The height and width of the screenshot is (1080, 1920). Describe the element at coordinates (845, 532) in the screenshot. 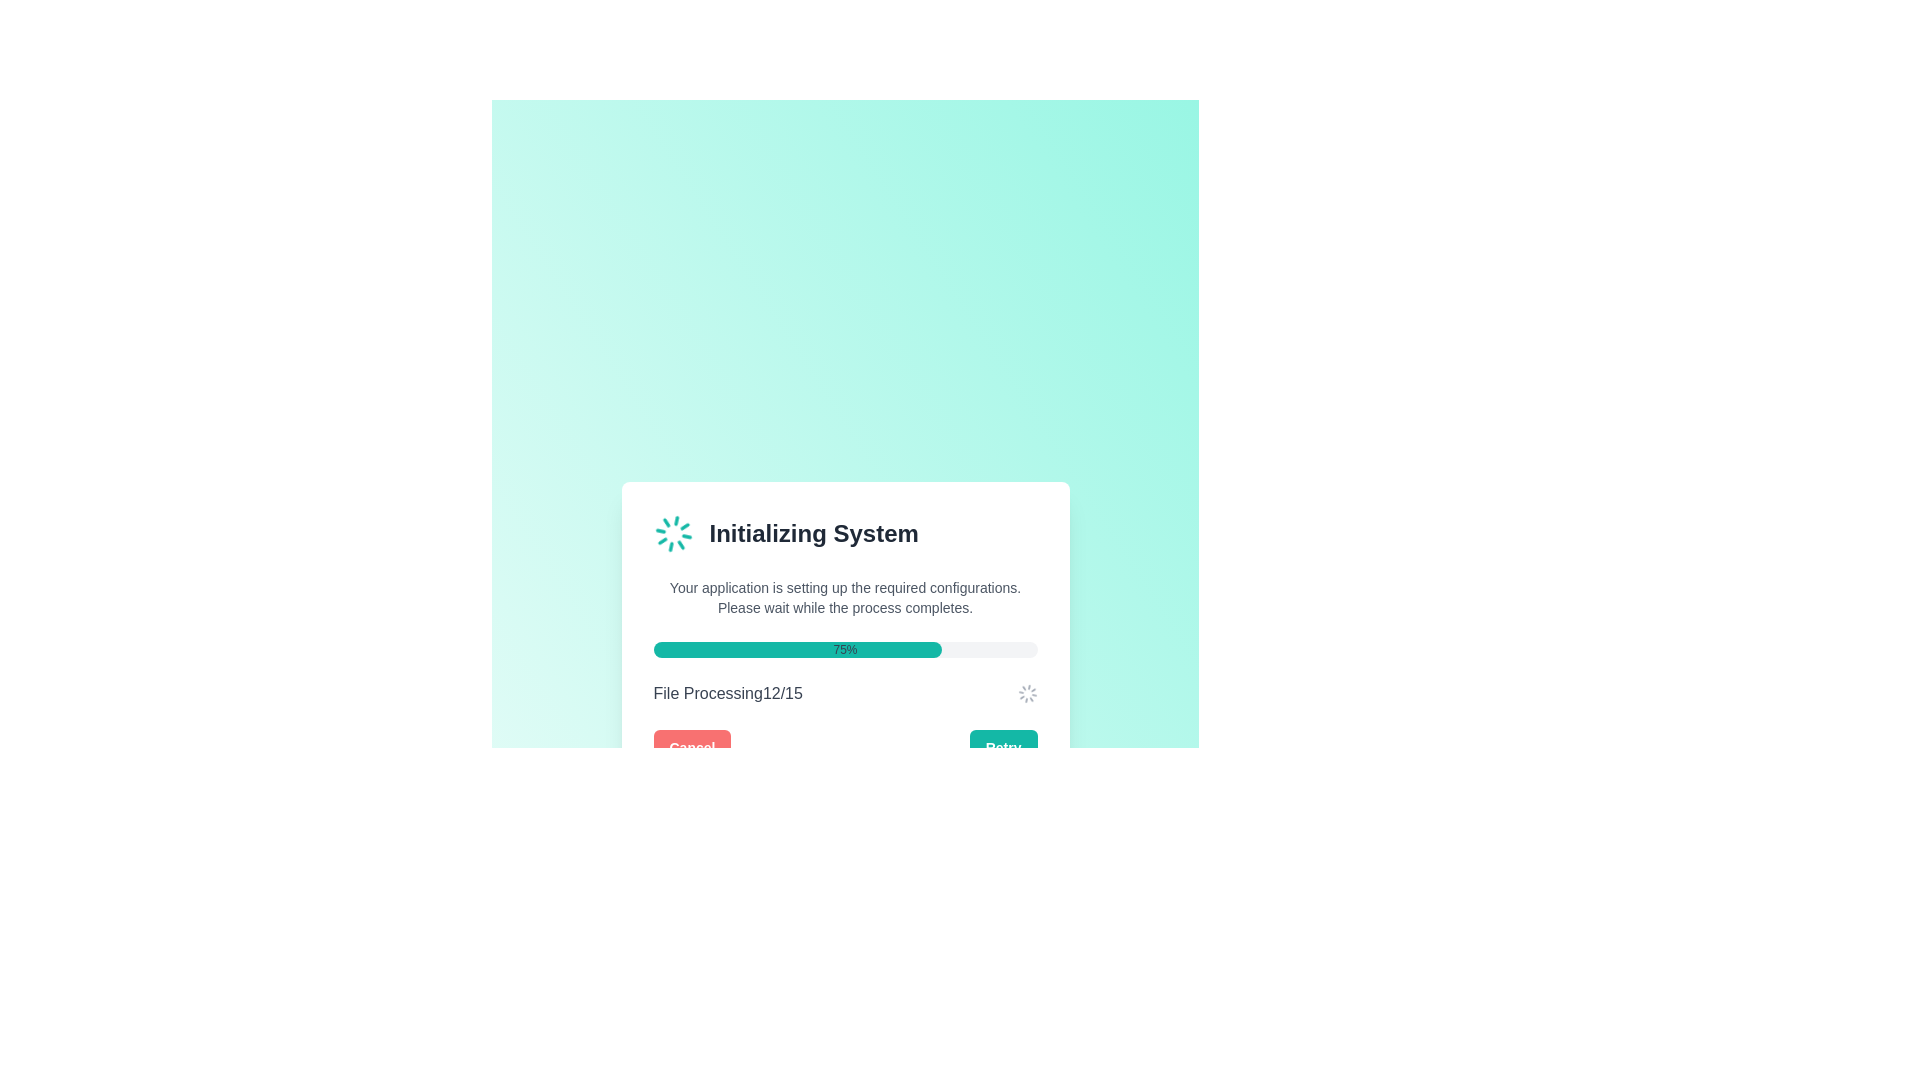

I see `the Loading status display that shows 'Initializing System' with a teal spinner to indicate the loading process` at that location.